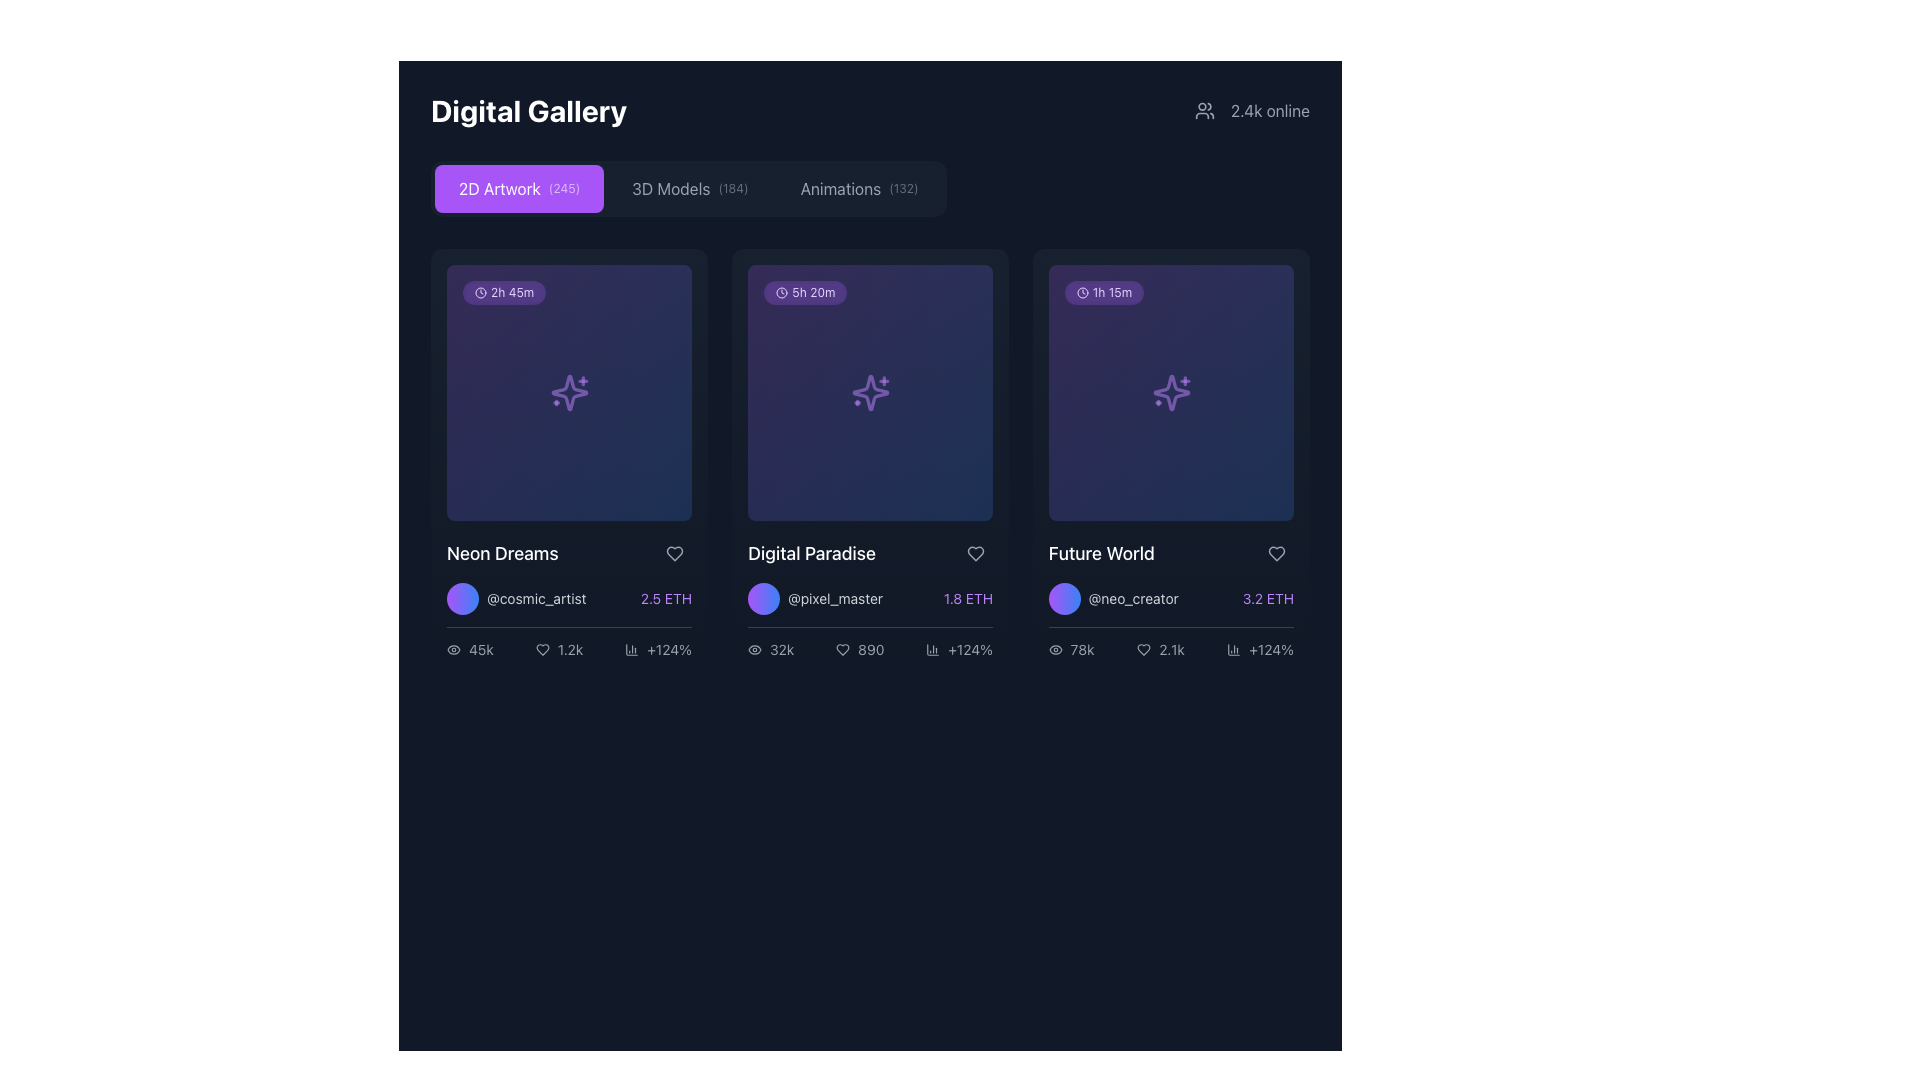 The height and width of the screenshot is (1080, 1920). I want to click on the heart icon located at the lower-right corner of the 'Digital Paradise' card, so click(843, 650).